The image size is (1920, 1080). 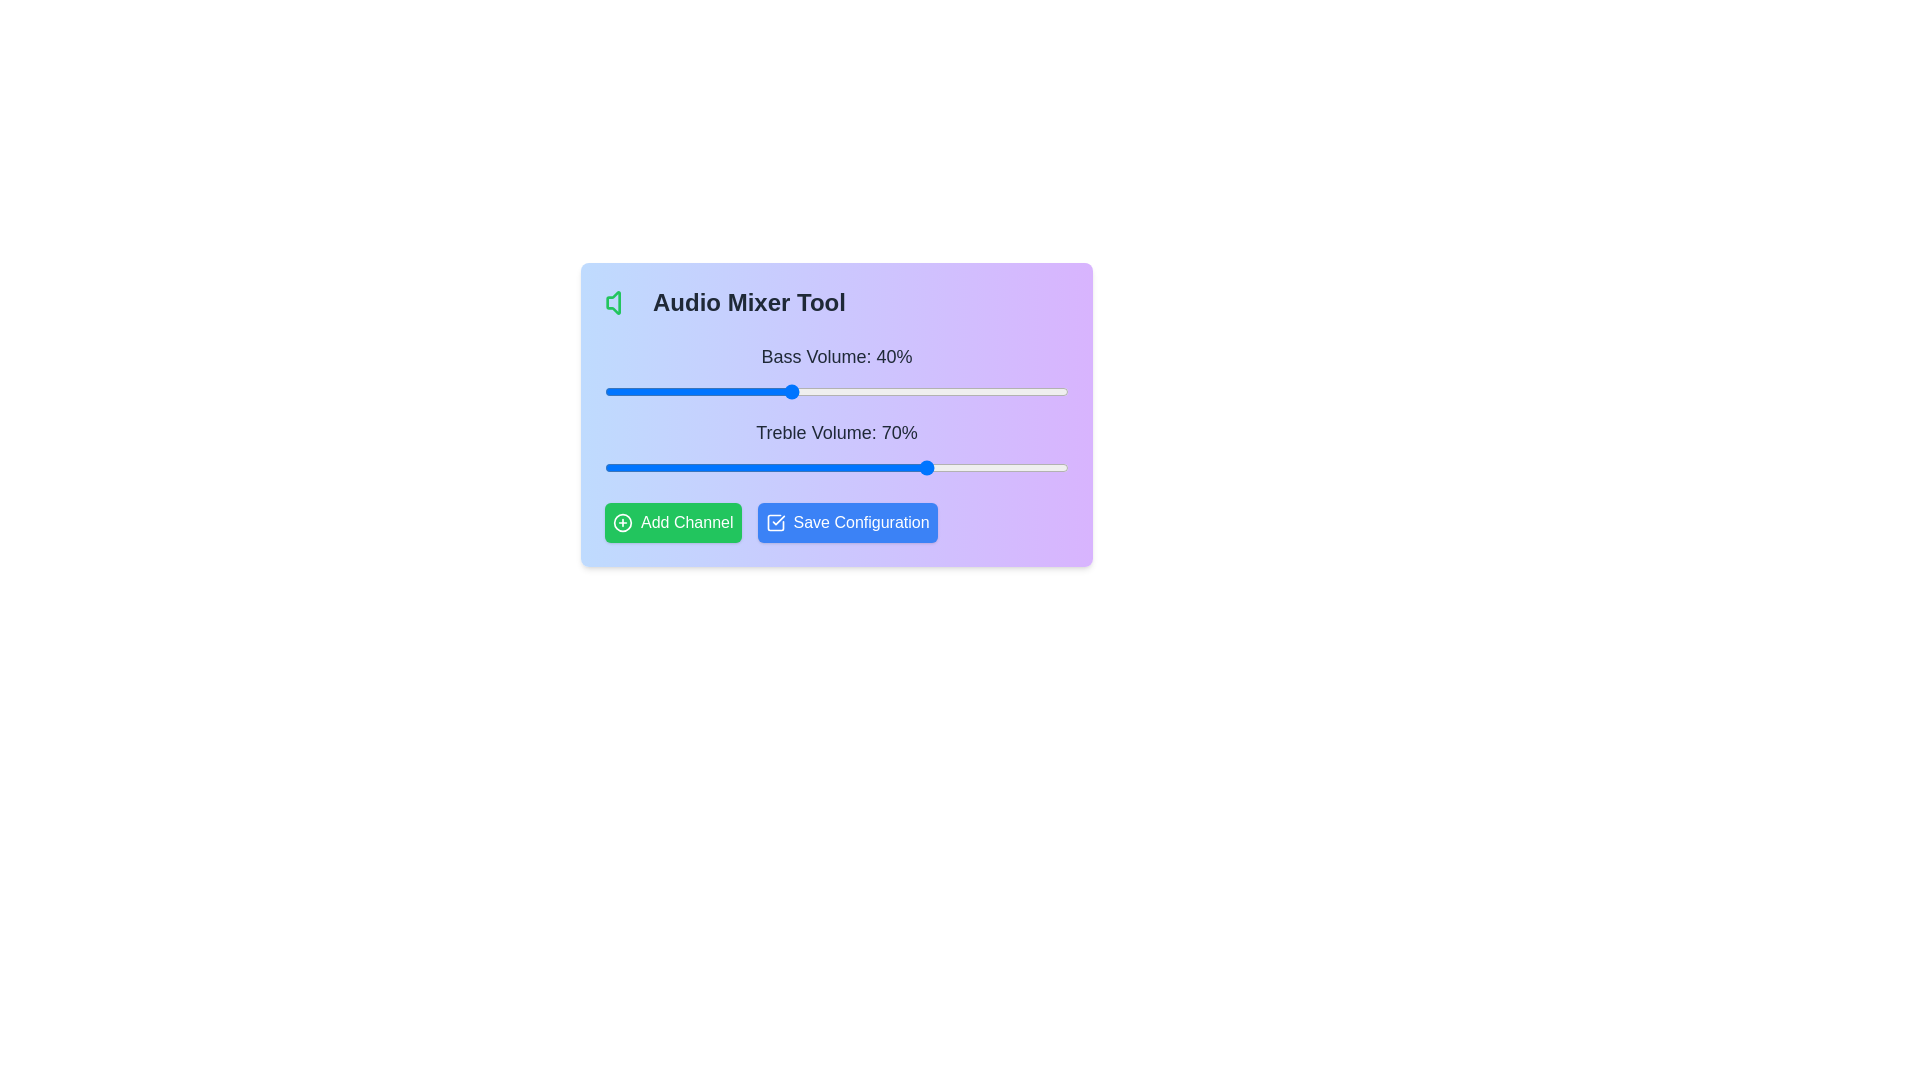 What do you see at coordinates (836, 467) in the screenshot?
I see `and drag the treble volume slider located beneath the text 'Treble Volume: 70%' to adjust the value` at bounding box center [836, 467].